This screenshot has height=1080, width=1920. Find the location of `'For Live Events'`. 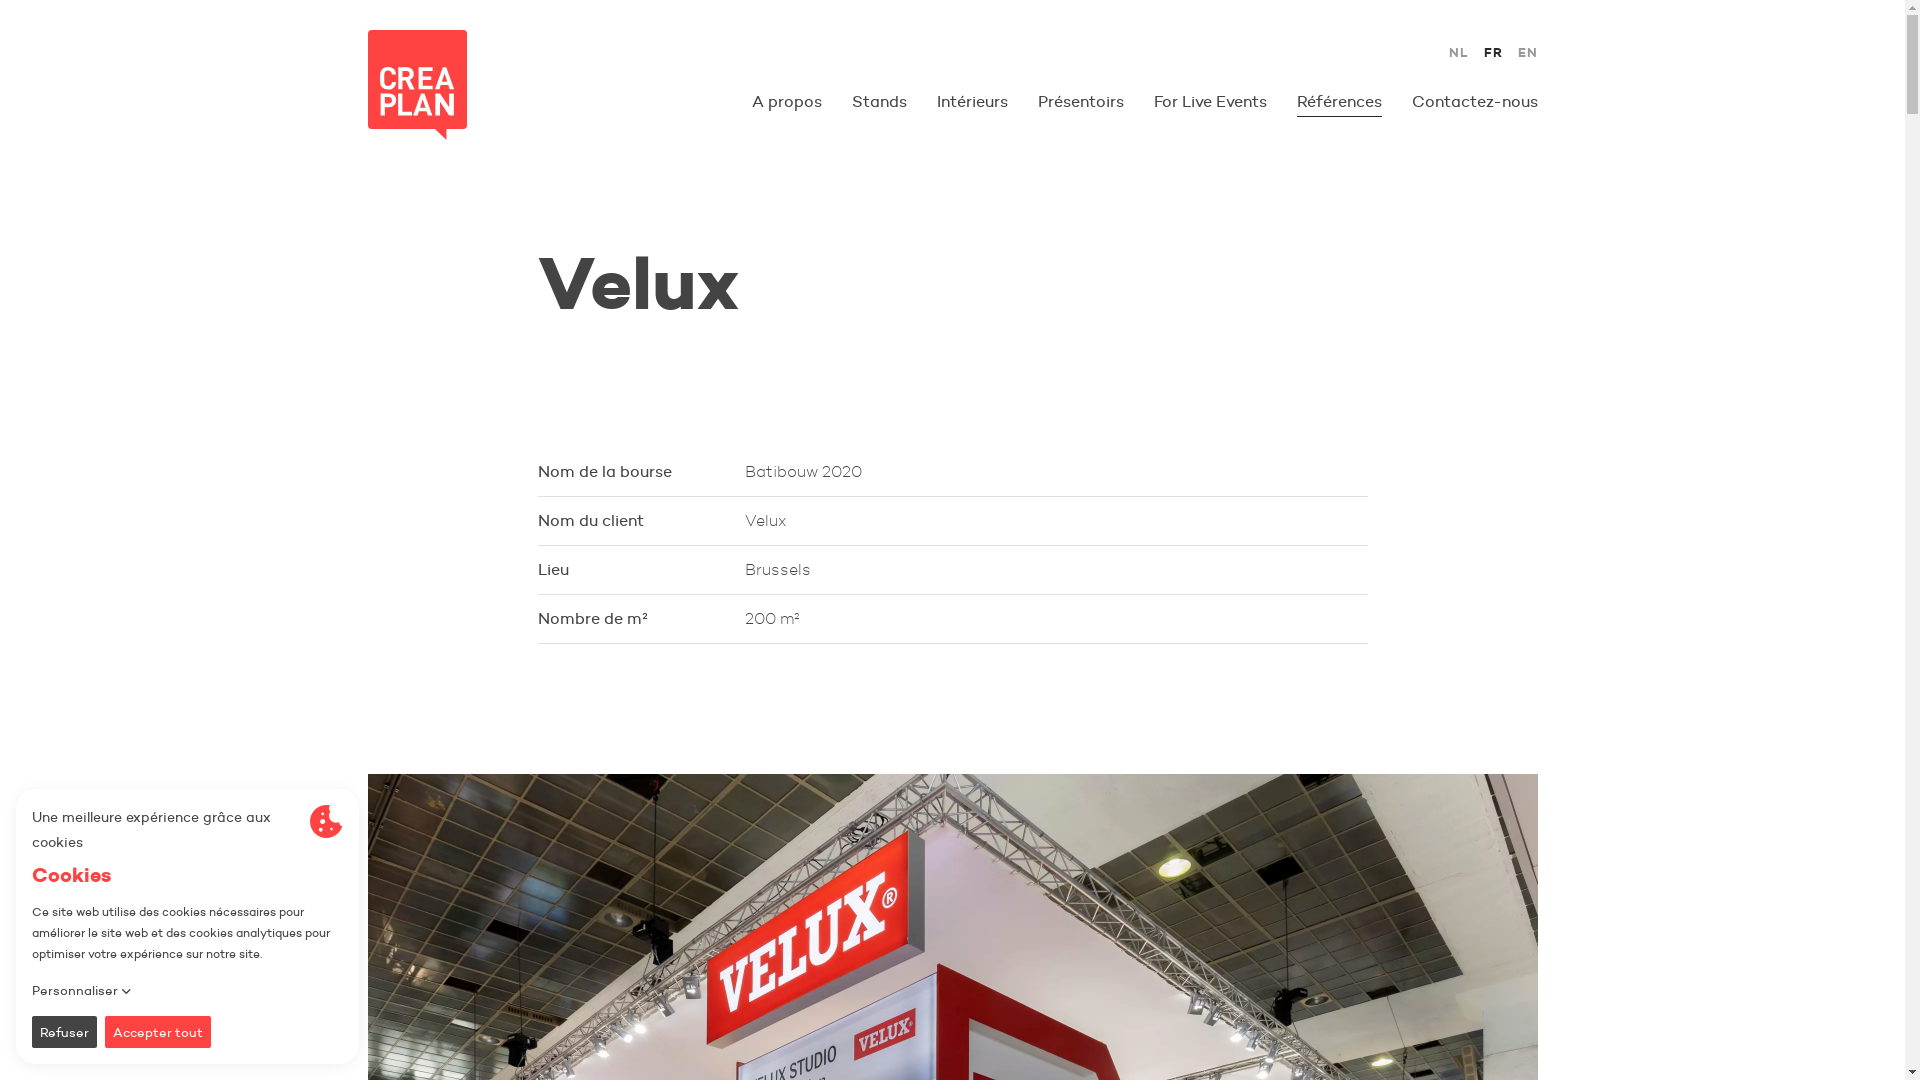

'For Live Events' is located at coordinates (1209, 101).